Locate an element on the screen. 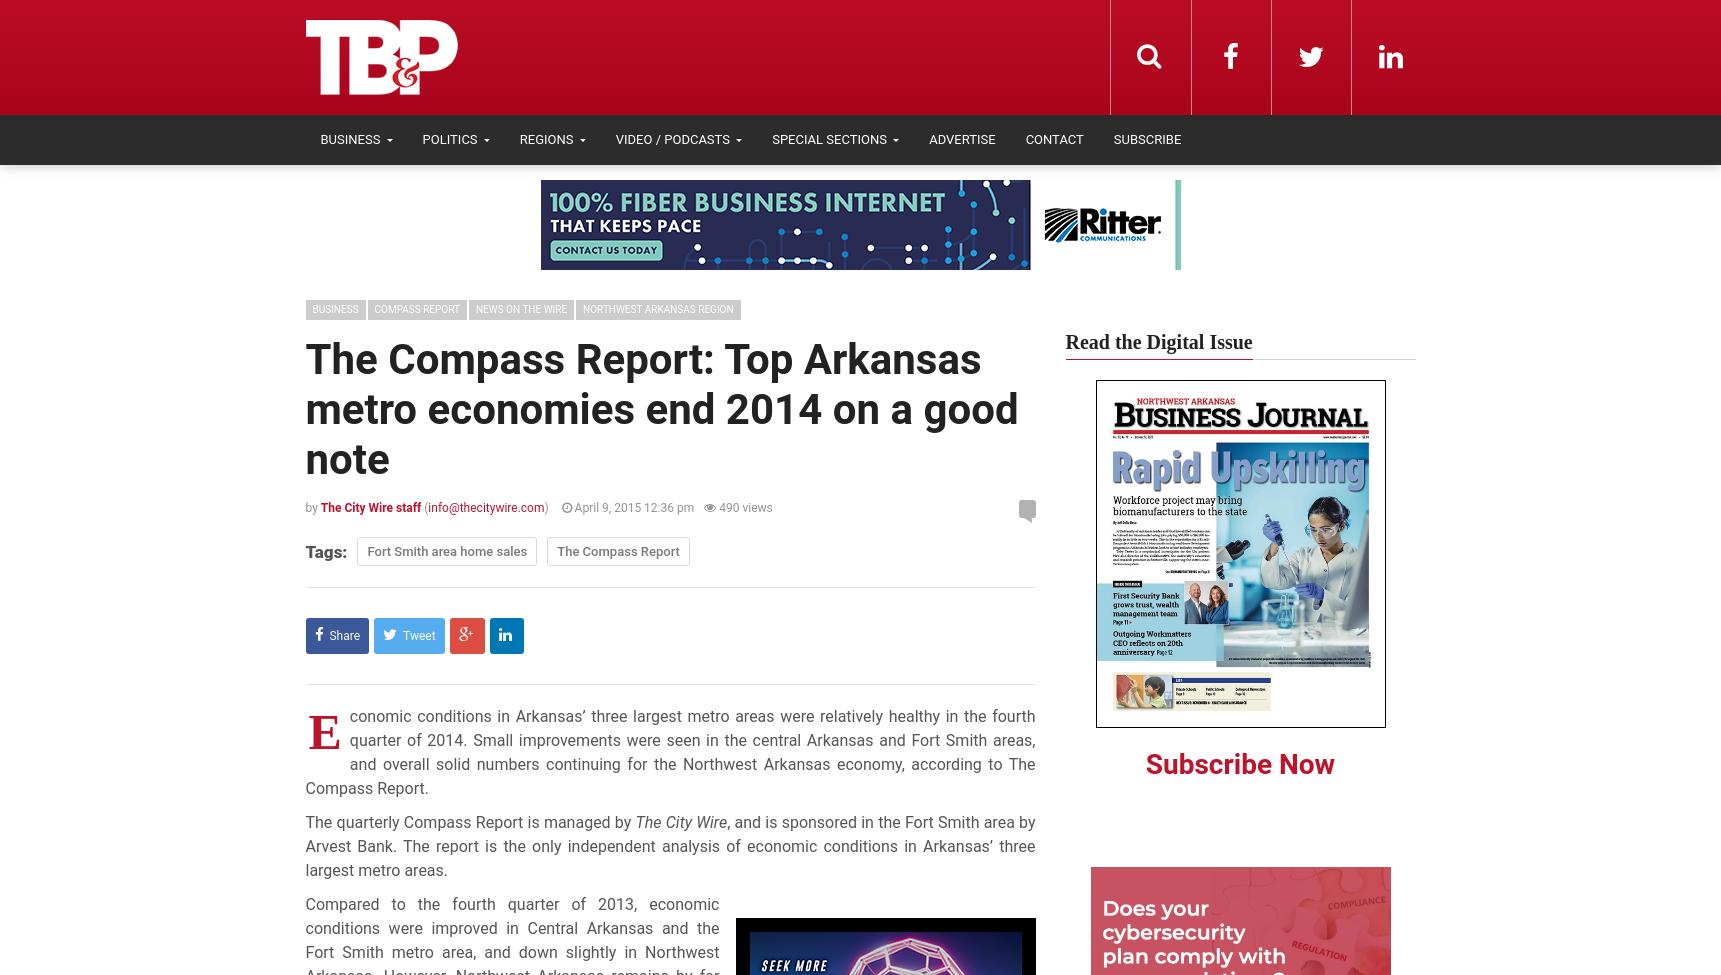  'News on the Wire' is located at coordinates (520, 308).